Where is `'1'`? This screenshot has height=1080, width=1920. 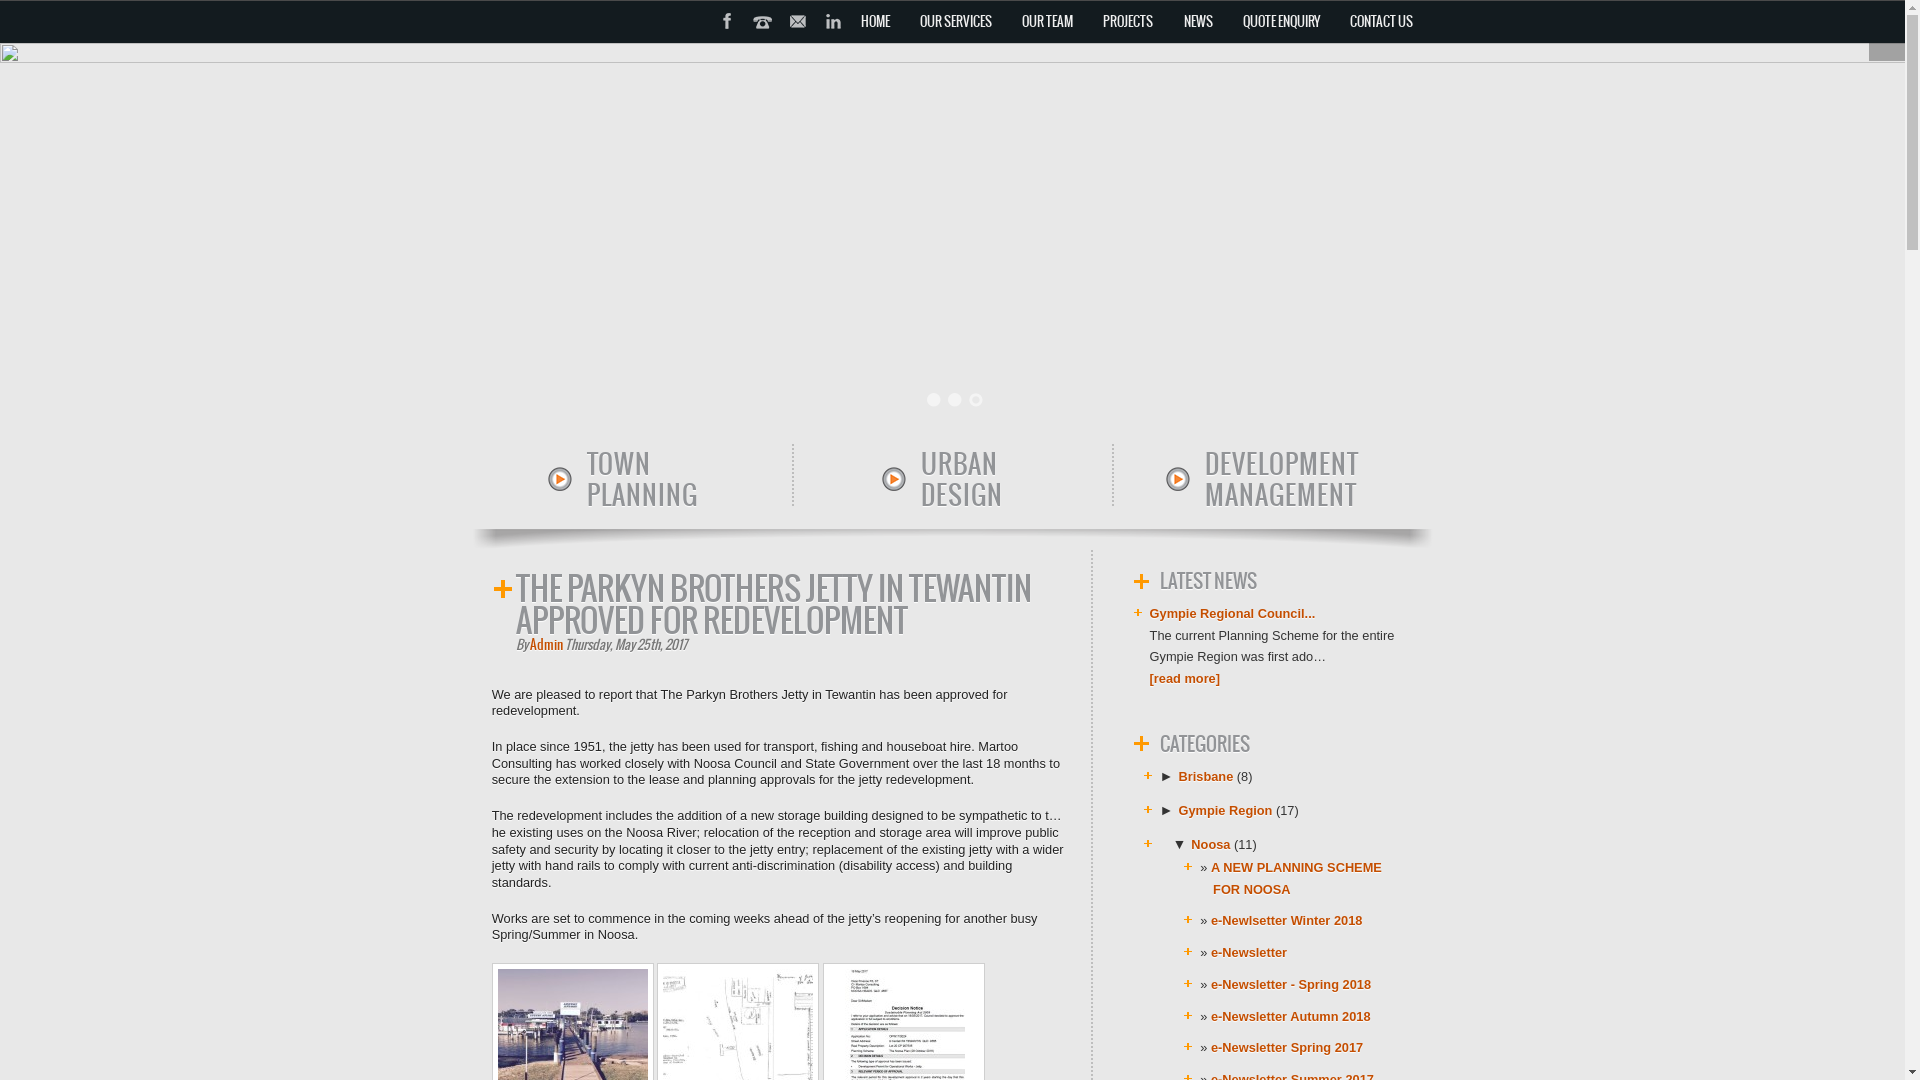 '1' is located at coordinates (933, 400).